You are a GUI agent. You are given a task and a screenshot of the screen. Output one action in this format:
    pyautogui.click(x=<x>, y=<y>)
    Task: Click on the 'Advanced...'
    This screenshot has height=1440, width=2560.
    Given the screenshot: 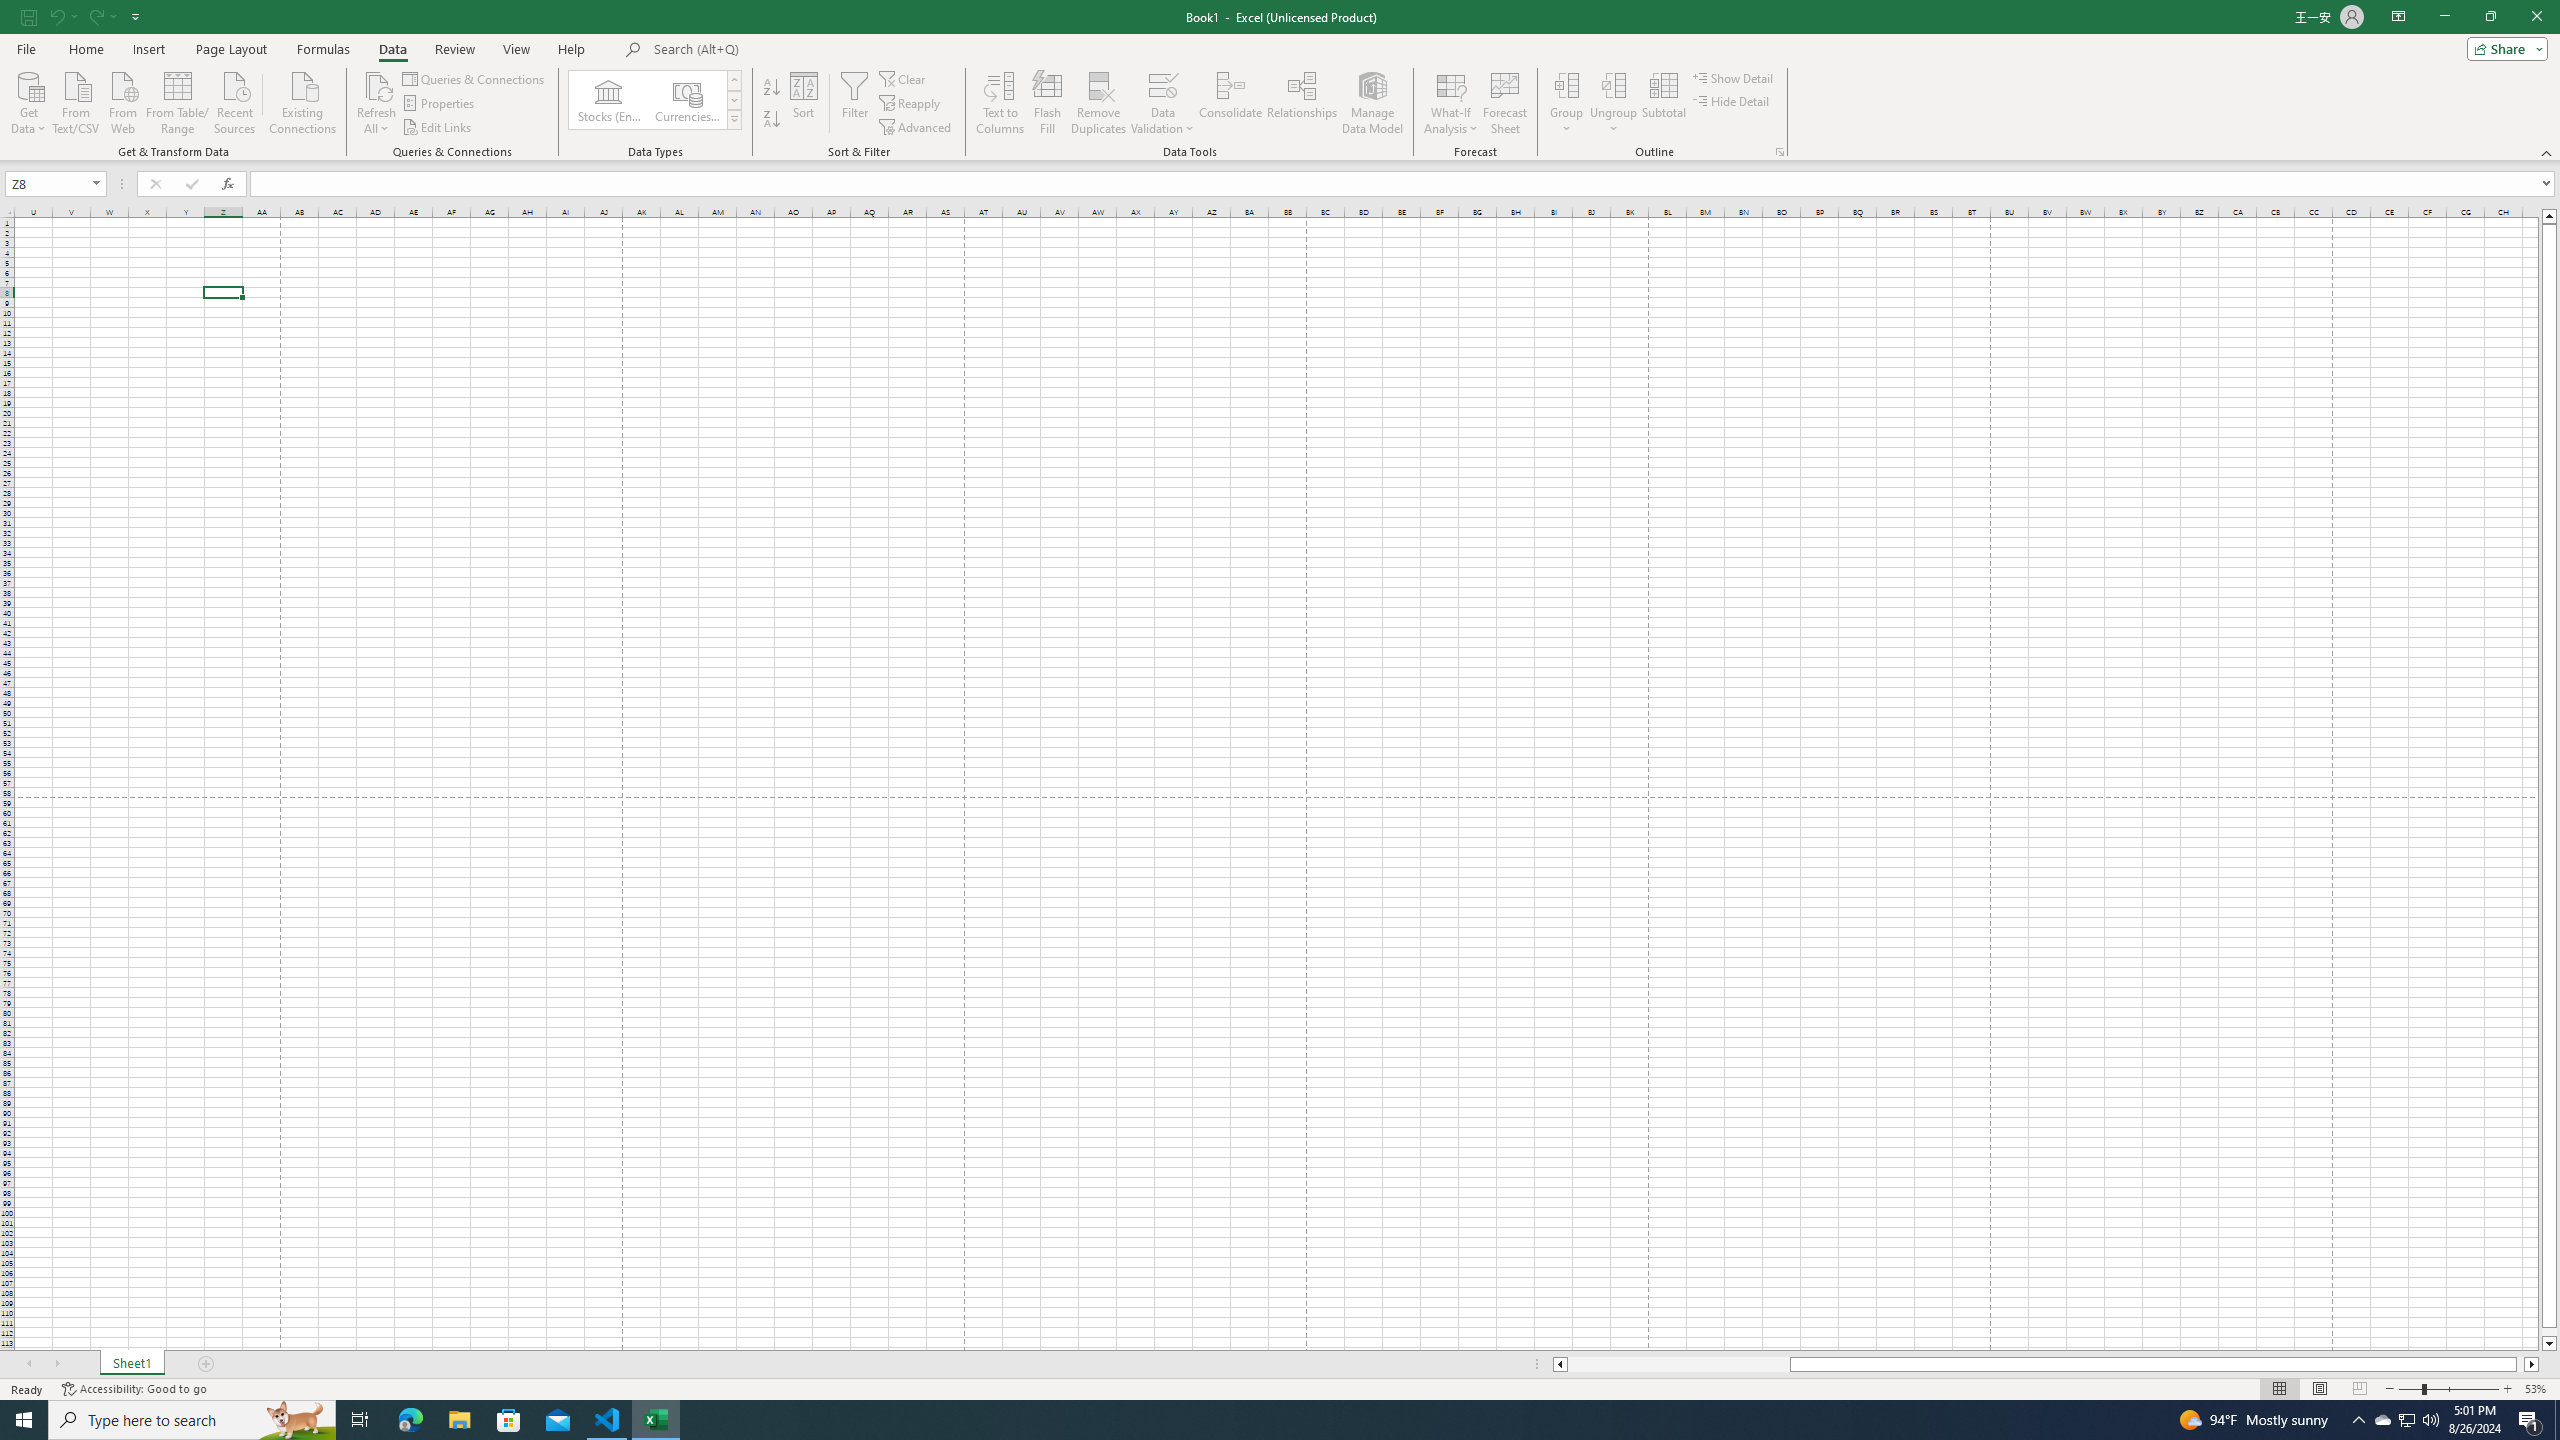 What is the action you would take?
    pyautogui.click(x=916, y=127)
    